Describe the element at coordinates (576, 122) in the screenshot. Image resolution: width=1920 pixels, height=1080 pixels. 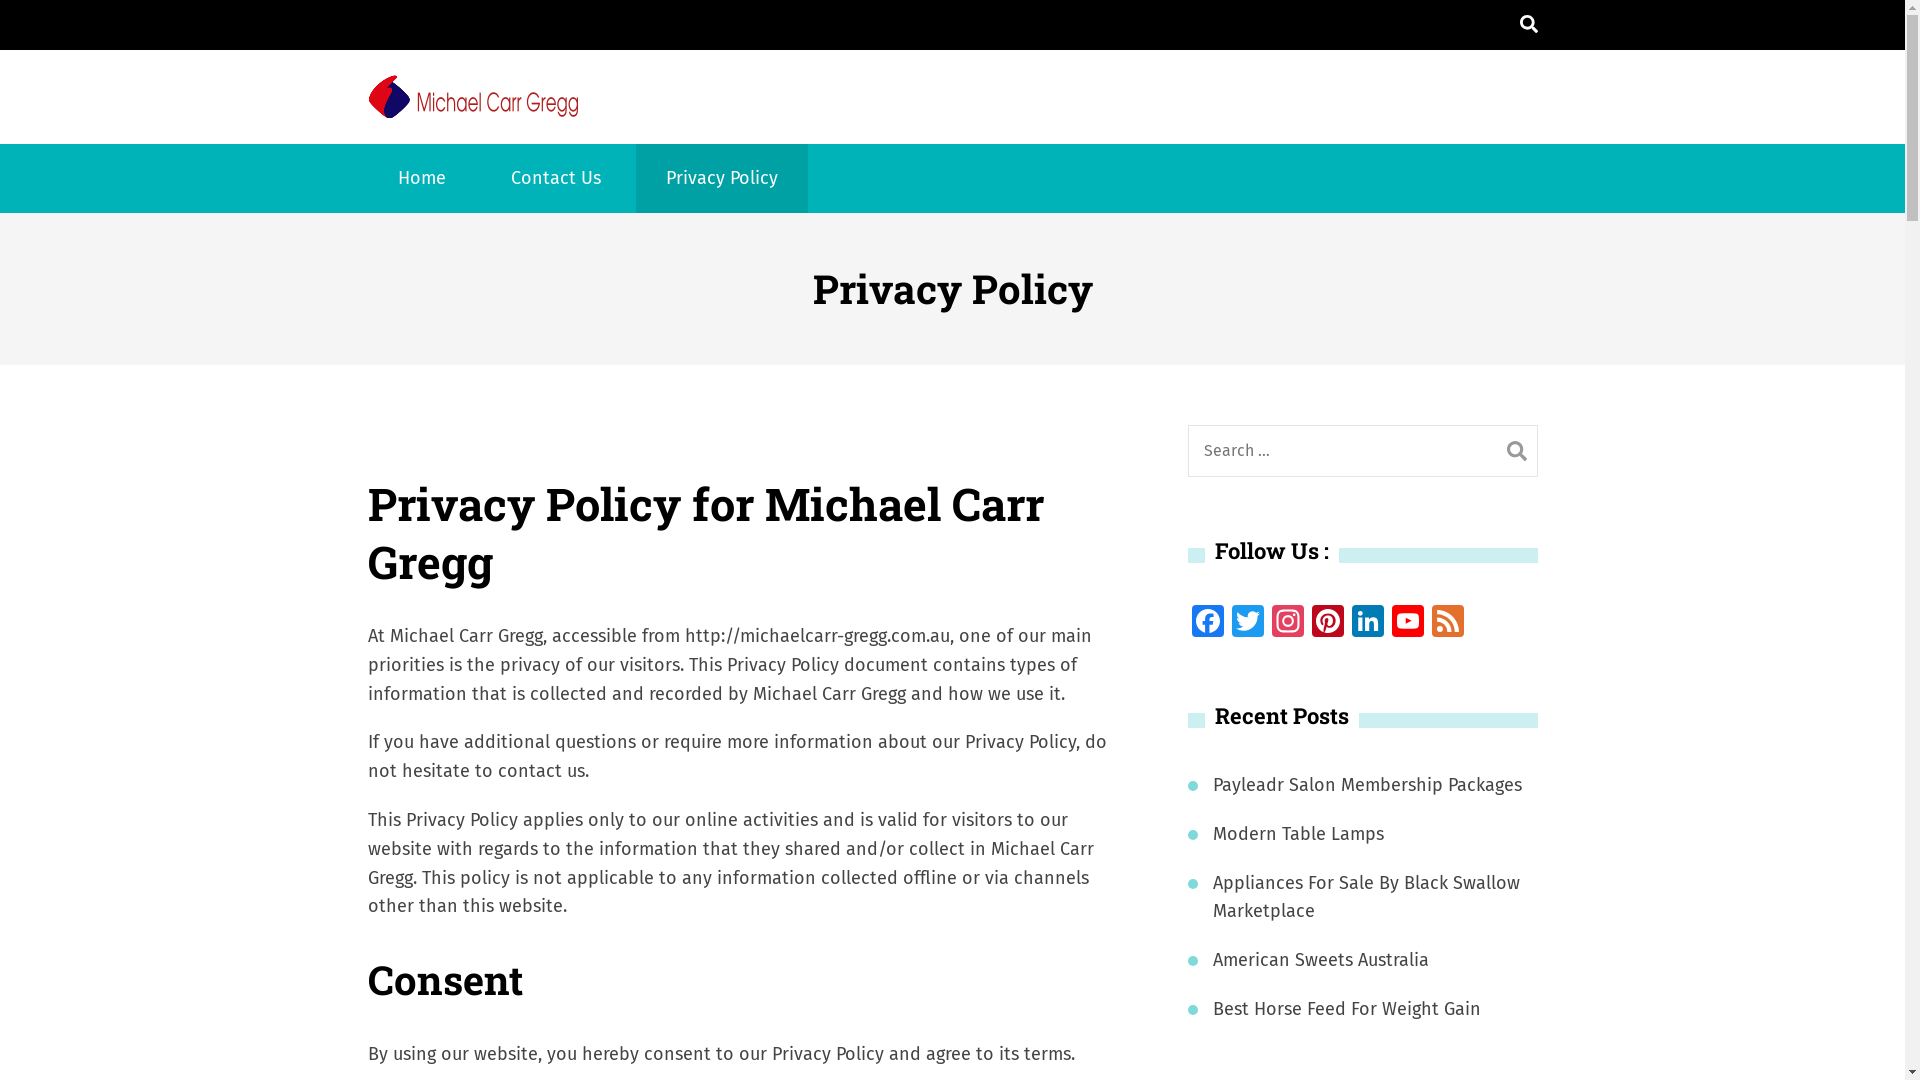
I see `'Michael Carr Gregg'` at that location.